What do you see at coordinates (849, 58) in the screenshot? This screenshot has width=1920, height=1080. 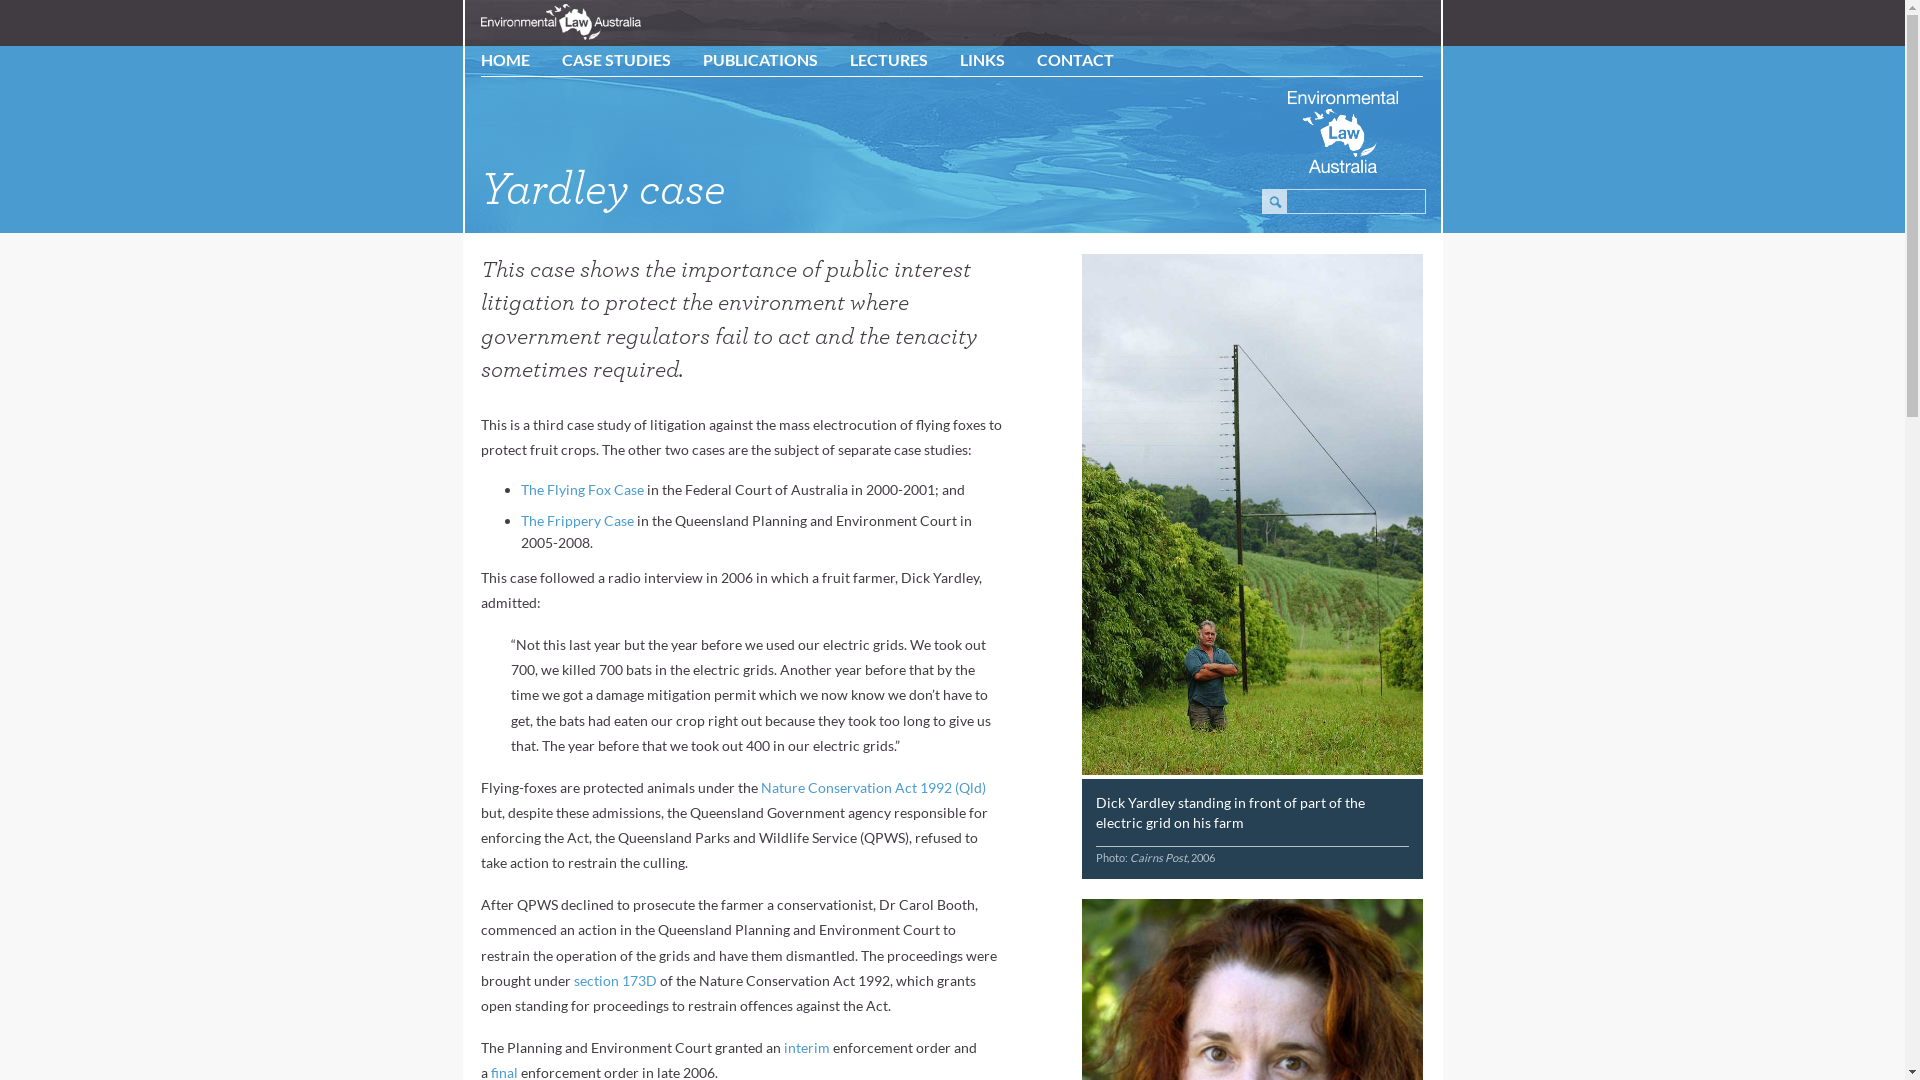 I see `'LECTURES'` at bounding box center [849, 58].